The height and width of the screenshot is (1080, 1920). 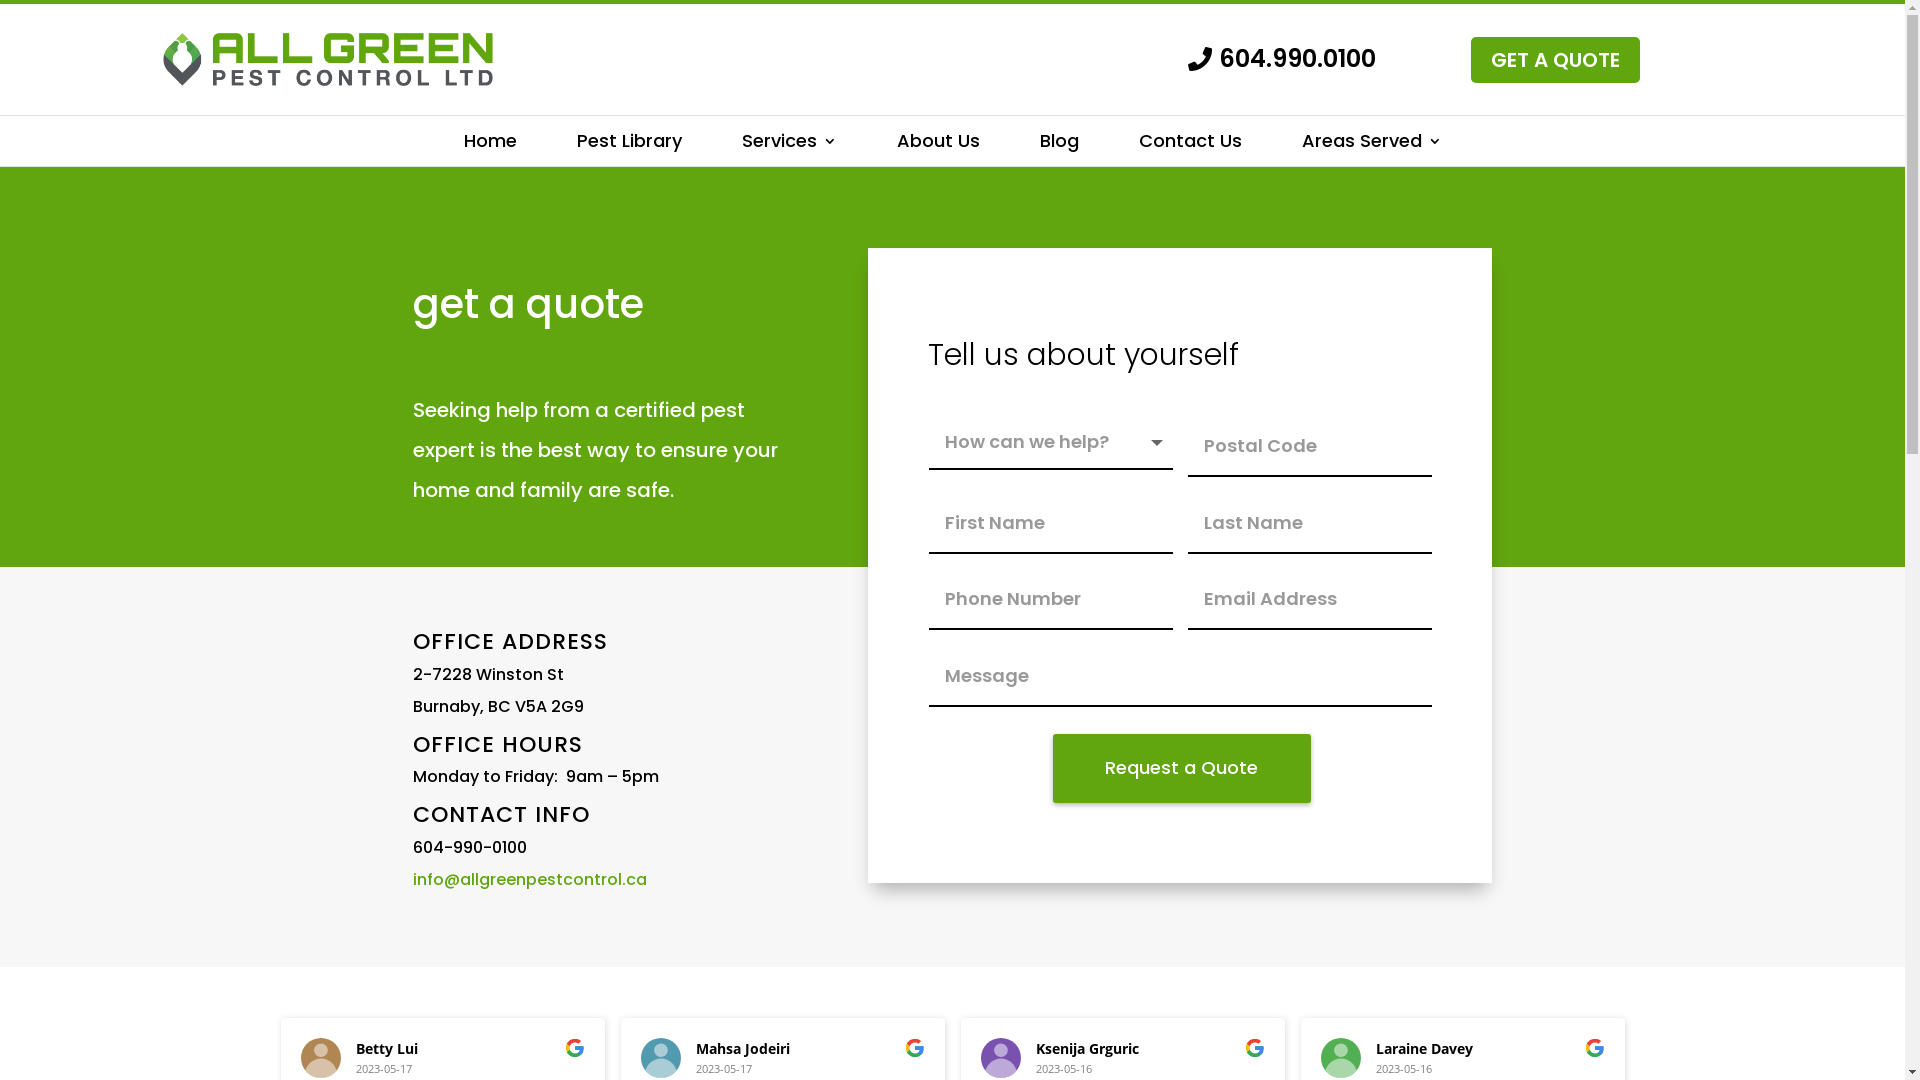 I want to click on 'logo-01', so click(x=326, y=58).